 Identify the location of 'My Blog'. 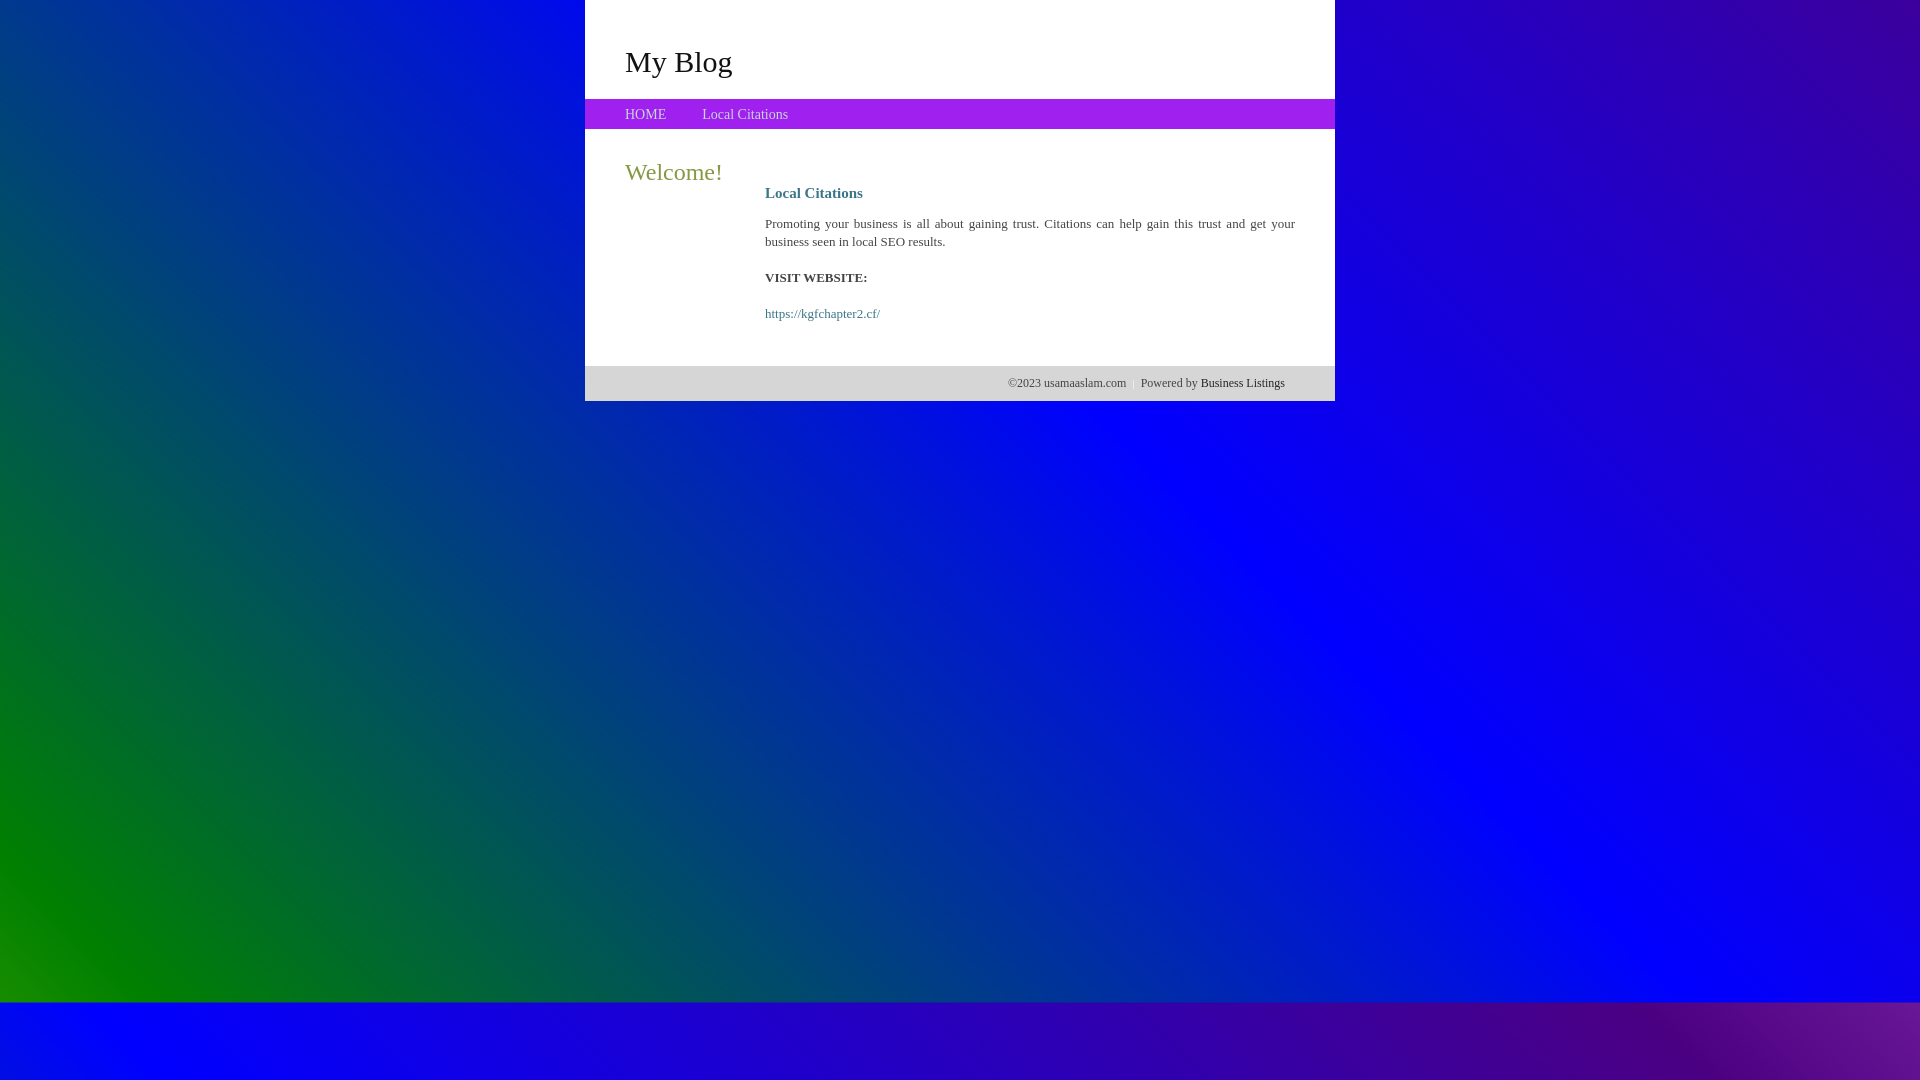
(623, 60).